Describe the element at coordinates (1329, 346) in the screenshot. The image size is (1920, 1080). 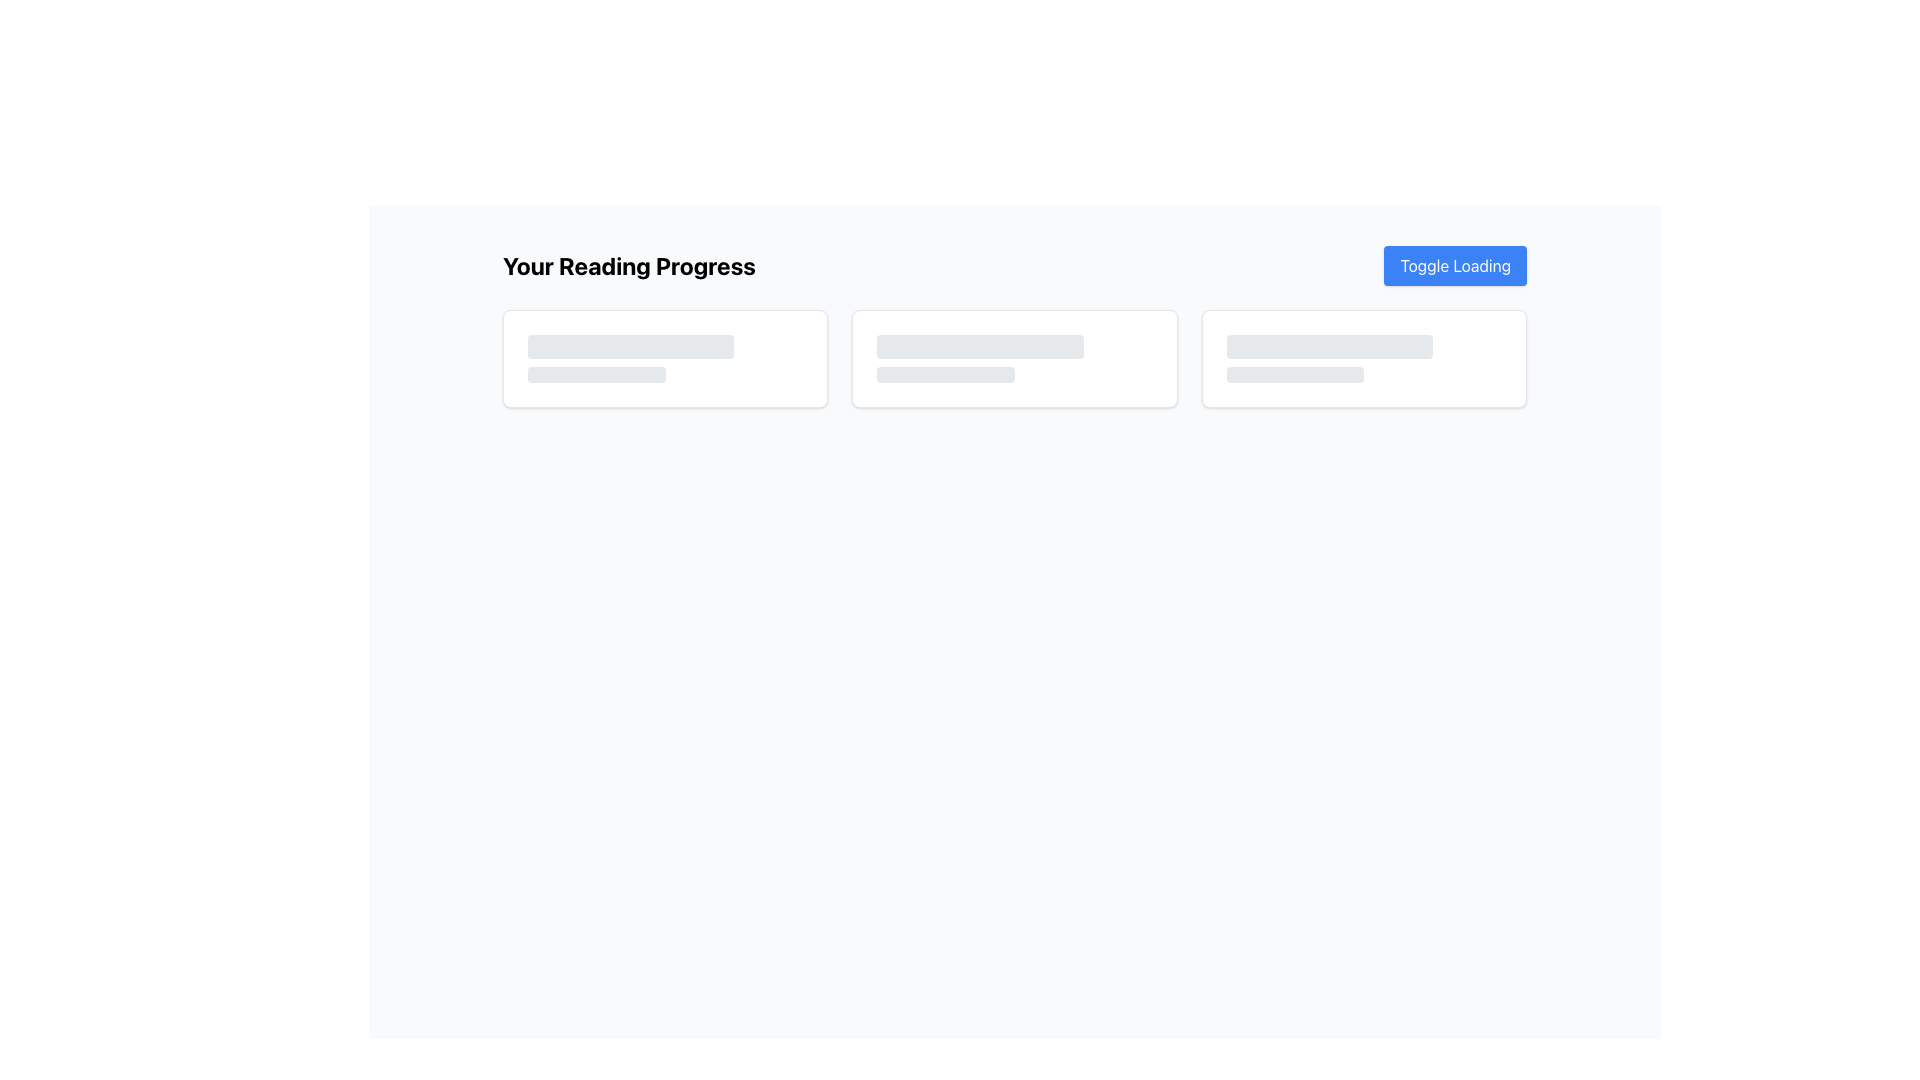
I see `the gray rounded rectangle skeleton loader located in the rightmost card of three horizontally aligned cards, near the top of its card` at that location.